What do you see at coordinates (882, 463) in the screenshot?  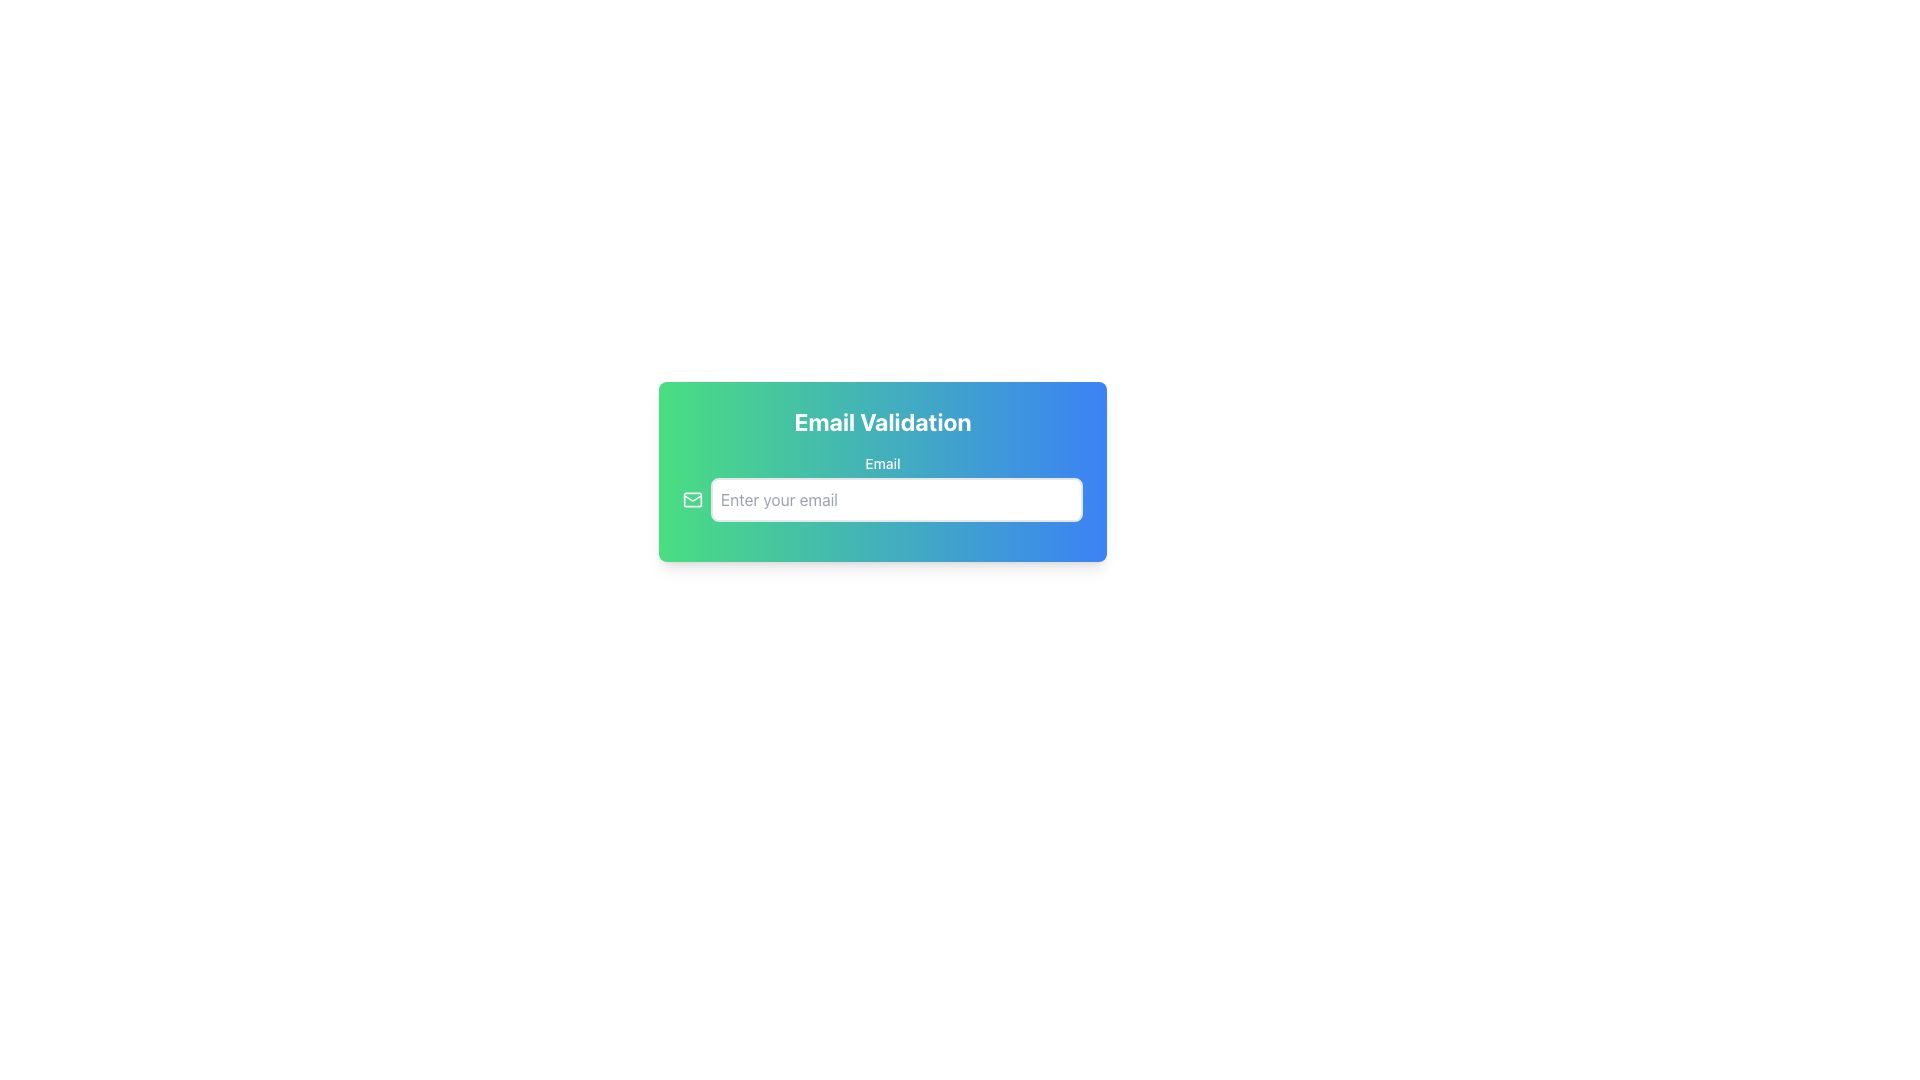 I see `the static text label that reads 'Email', styled with a white font against a gradient background, positioned above the text input field` at bounding box center [882, 463].